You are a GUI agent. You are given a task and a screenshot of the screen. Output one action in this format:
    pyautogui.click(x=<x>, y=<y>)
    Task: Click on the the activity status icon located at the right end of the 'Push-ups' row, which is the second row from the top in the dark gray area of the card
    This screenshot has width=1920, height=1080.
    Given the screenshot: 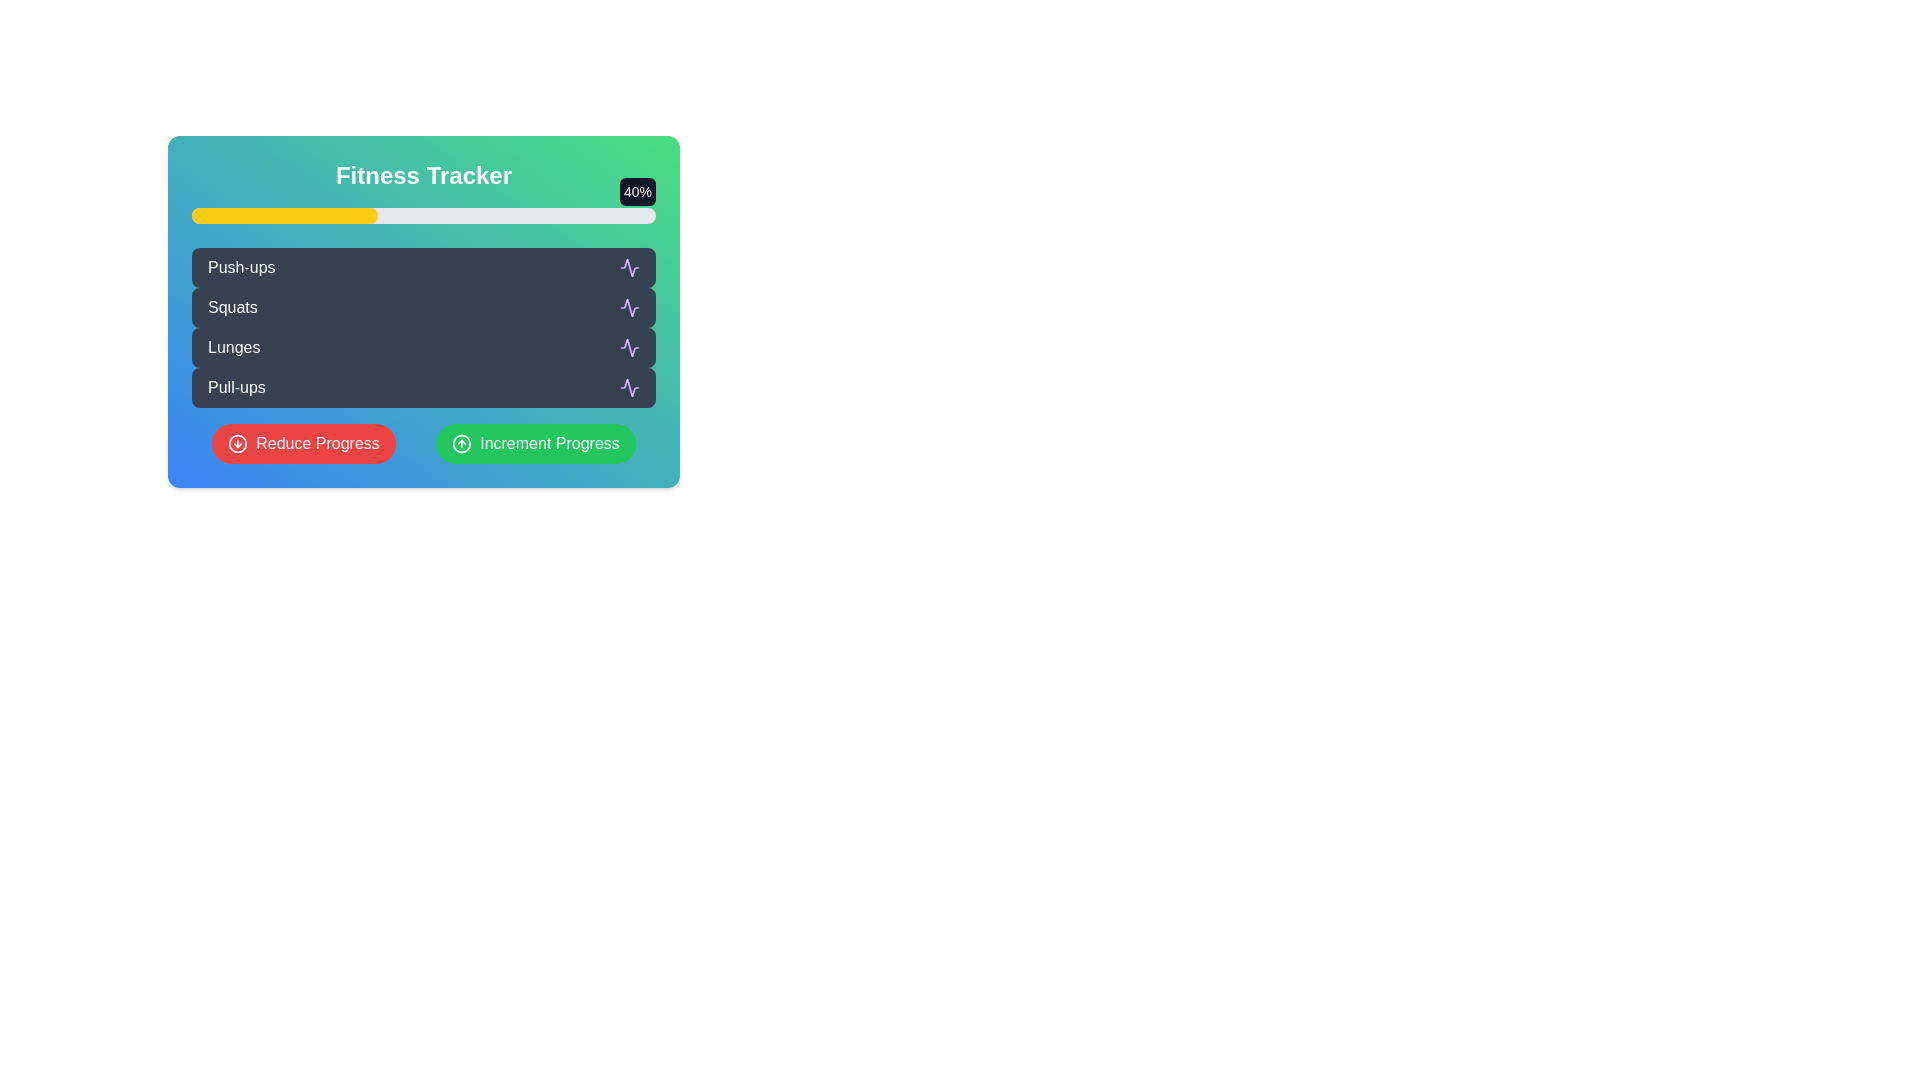 What is the action you would take?
    pyautogui.click(x=628, y=266)
    